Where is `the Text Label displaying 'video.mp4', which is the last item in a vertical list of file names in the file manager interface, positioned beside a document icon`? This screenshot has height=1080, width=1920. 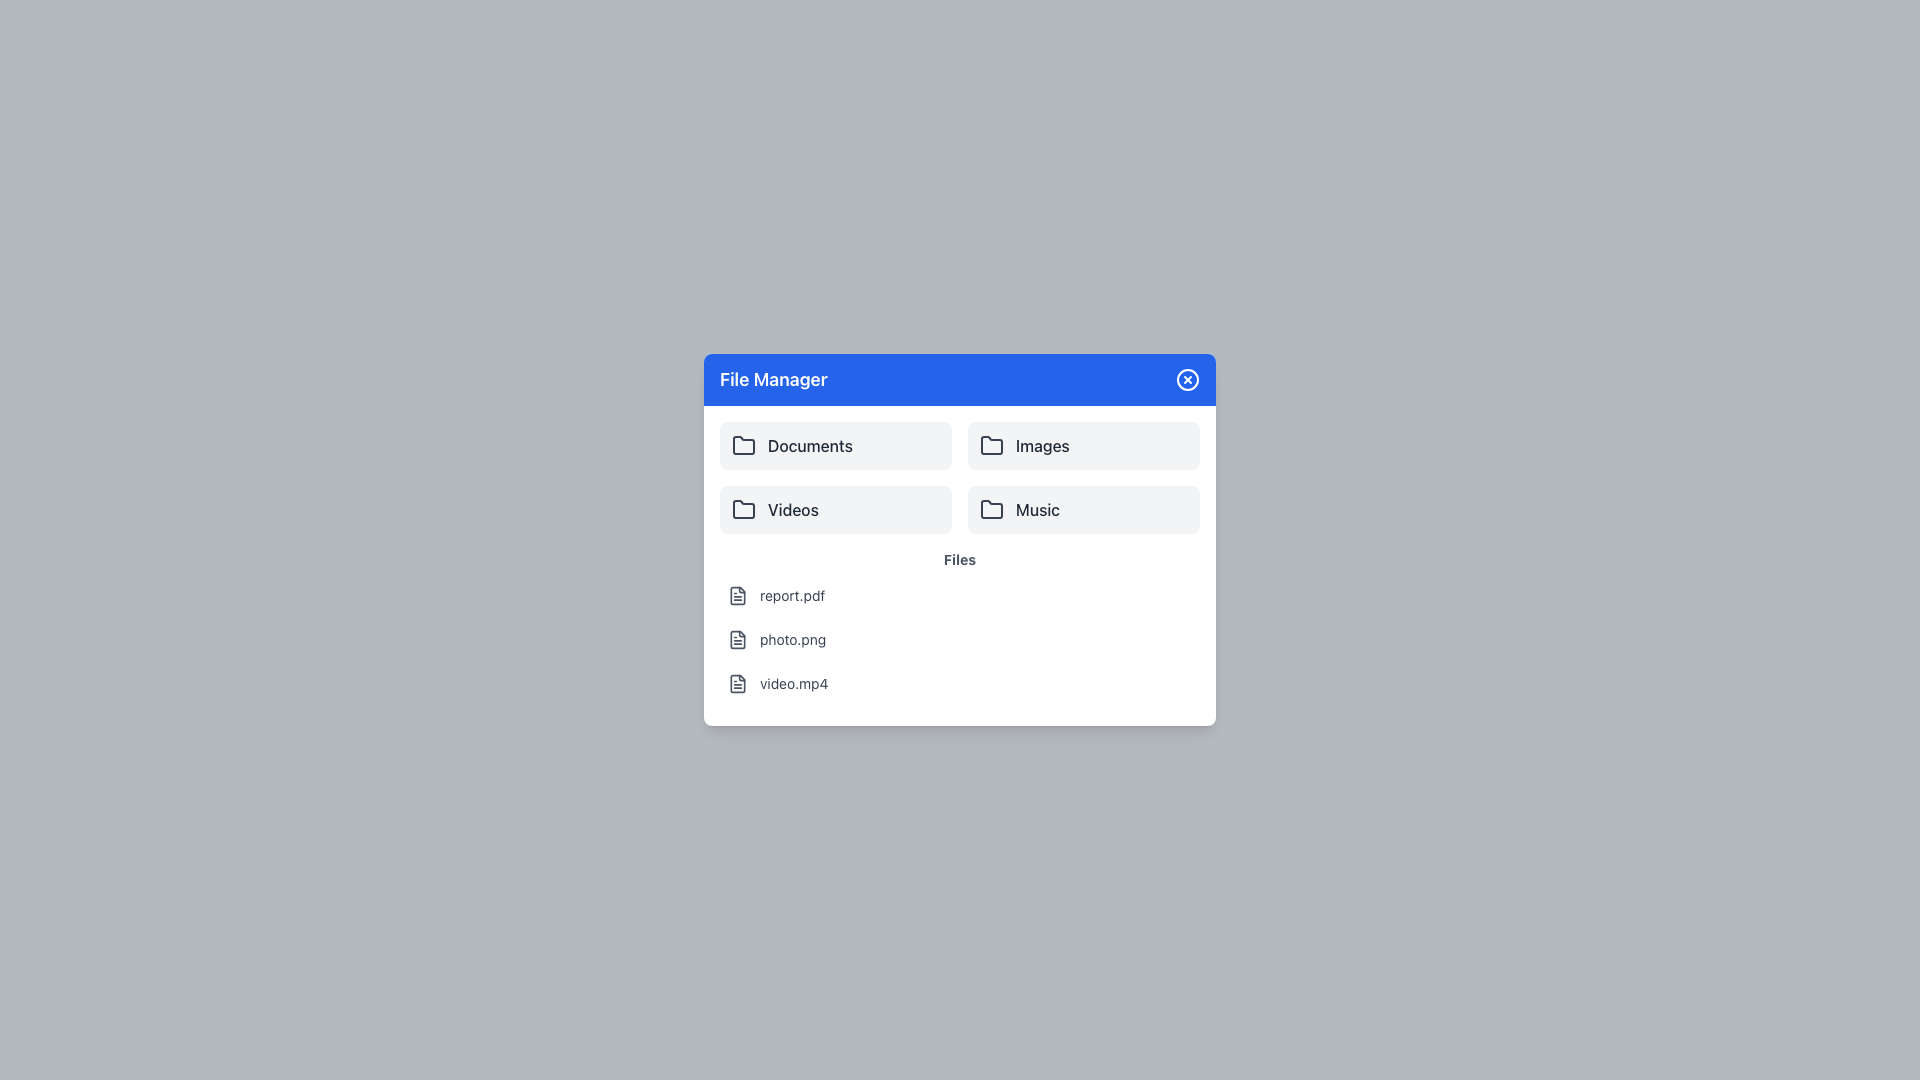
the Text Label displaying 'video.mp4', which is the last item in a vertical list of file names in the file manager interface, positioned beside a document icon is located at coordinates (793, 682).